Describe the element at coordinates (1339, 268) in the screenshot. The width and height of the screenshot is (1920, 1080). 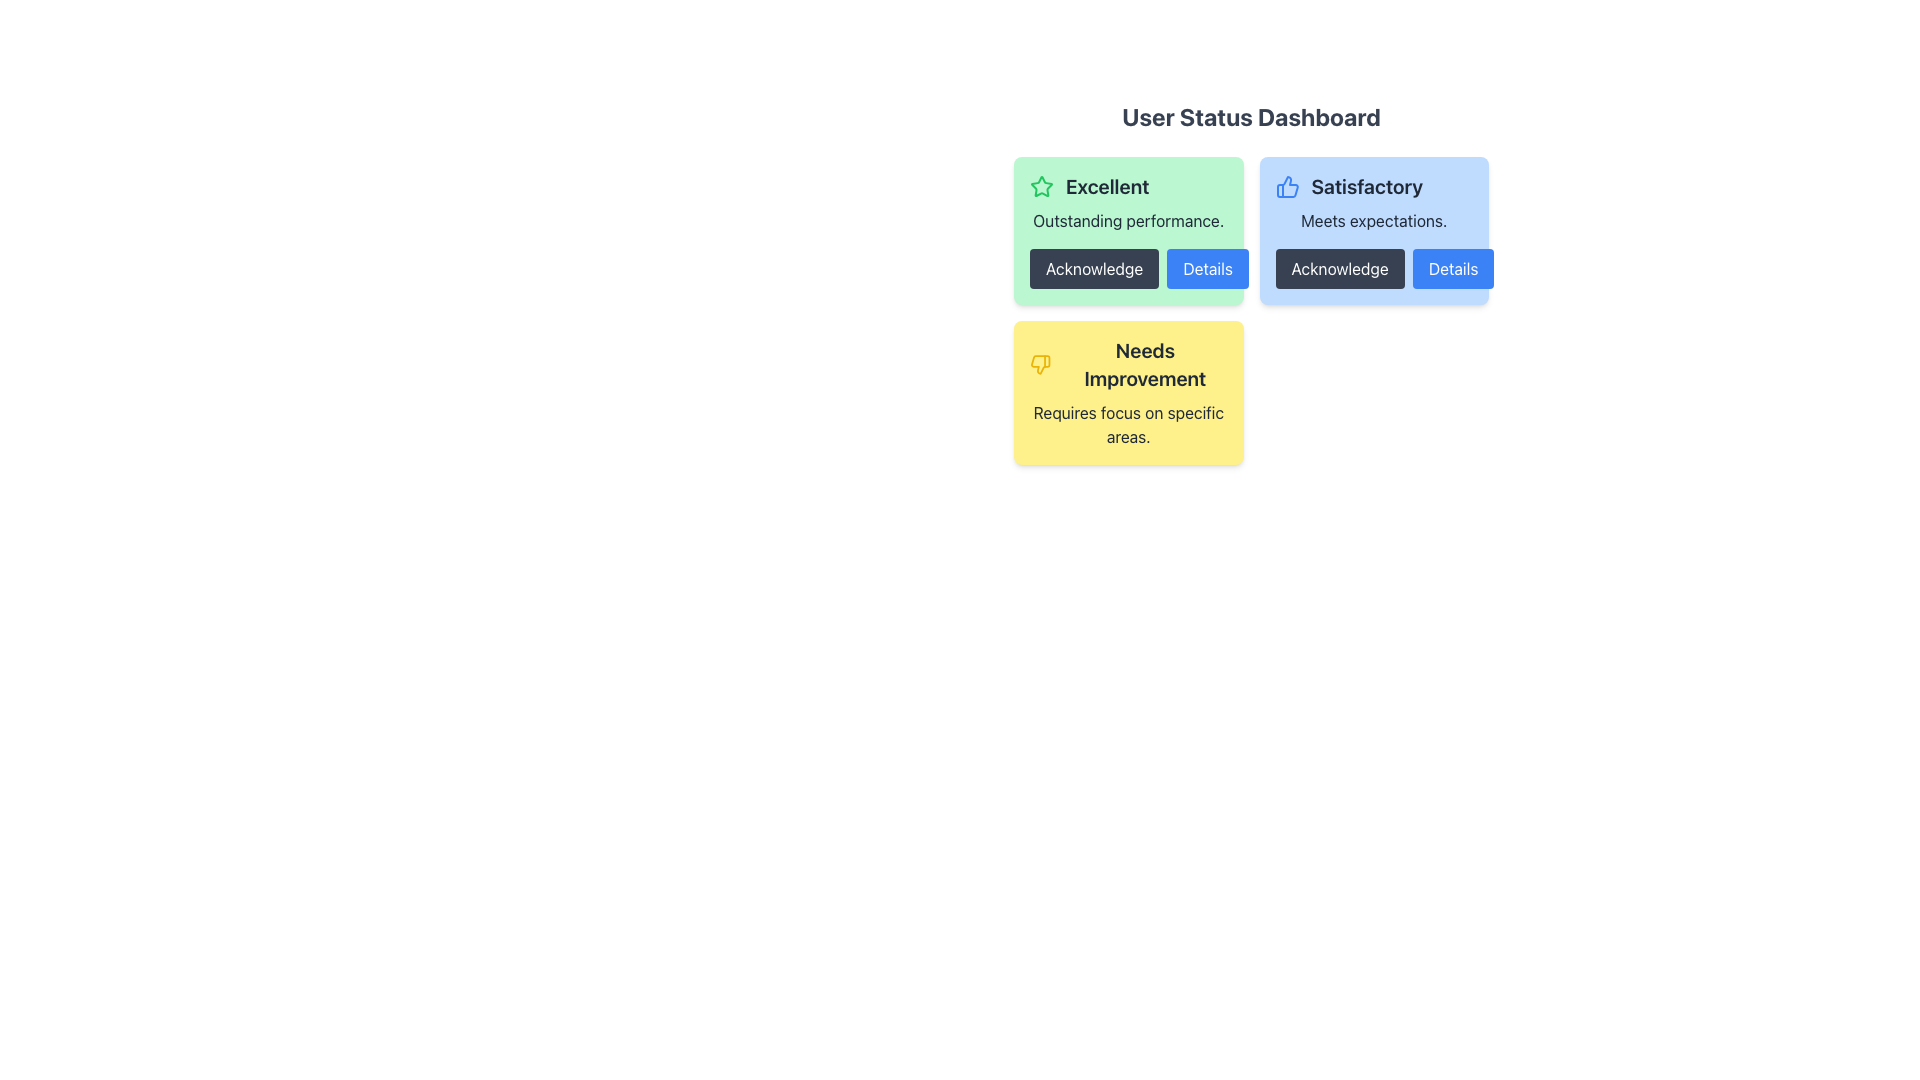
I see `the 'Satisfactory' button located in the top-right card to acknowledge the status or message` at that location.